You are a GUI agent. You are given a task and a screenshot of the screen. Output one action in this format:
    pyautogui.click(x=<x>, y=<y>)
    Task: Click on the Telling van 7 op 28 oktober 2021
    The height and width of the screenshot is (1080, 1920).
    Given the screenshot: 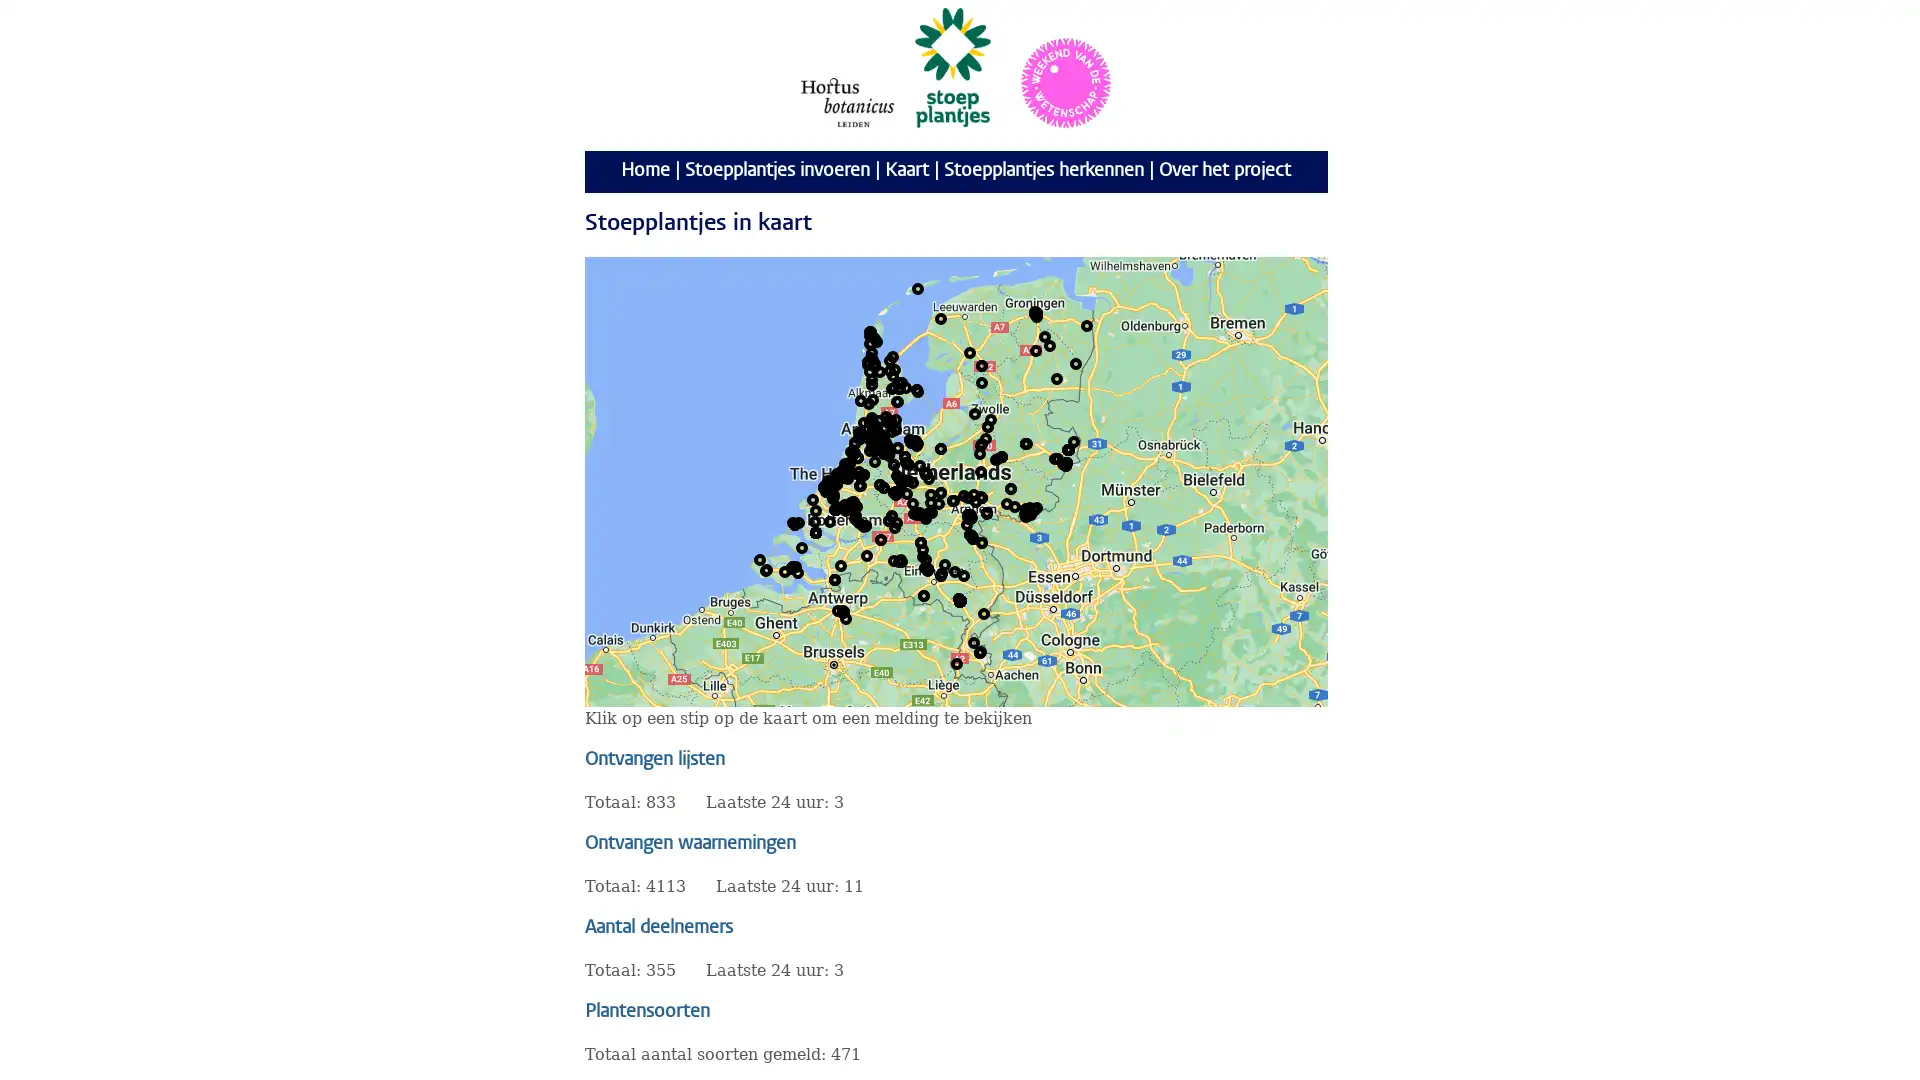 What is the action you would take?
    pyautogui.click(x=885, y=415)
    